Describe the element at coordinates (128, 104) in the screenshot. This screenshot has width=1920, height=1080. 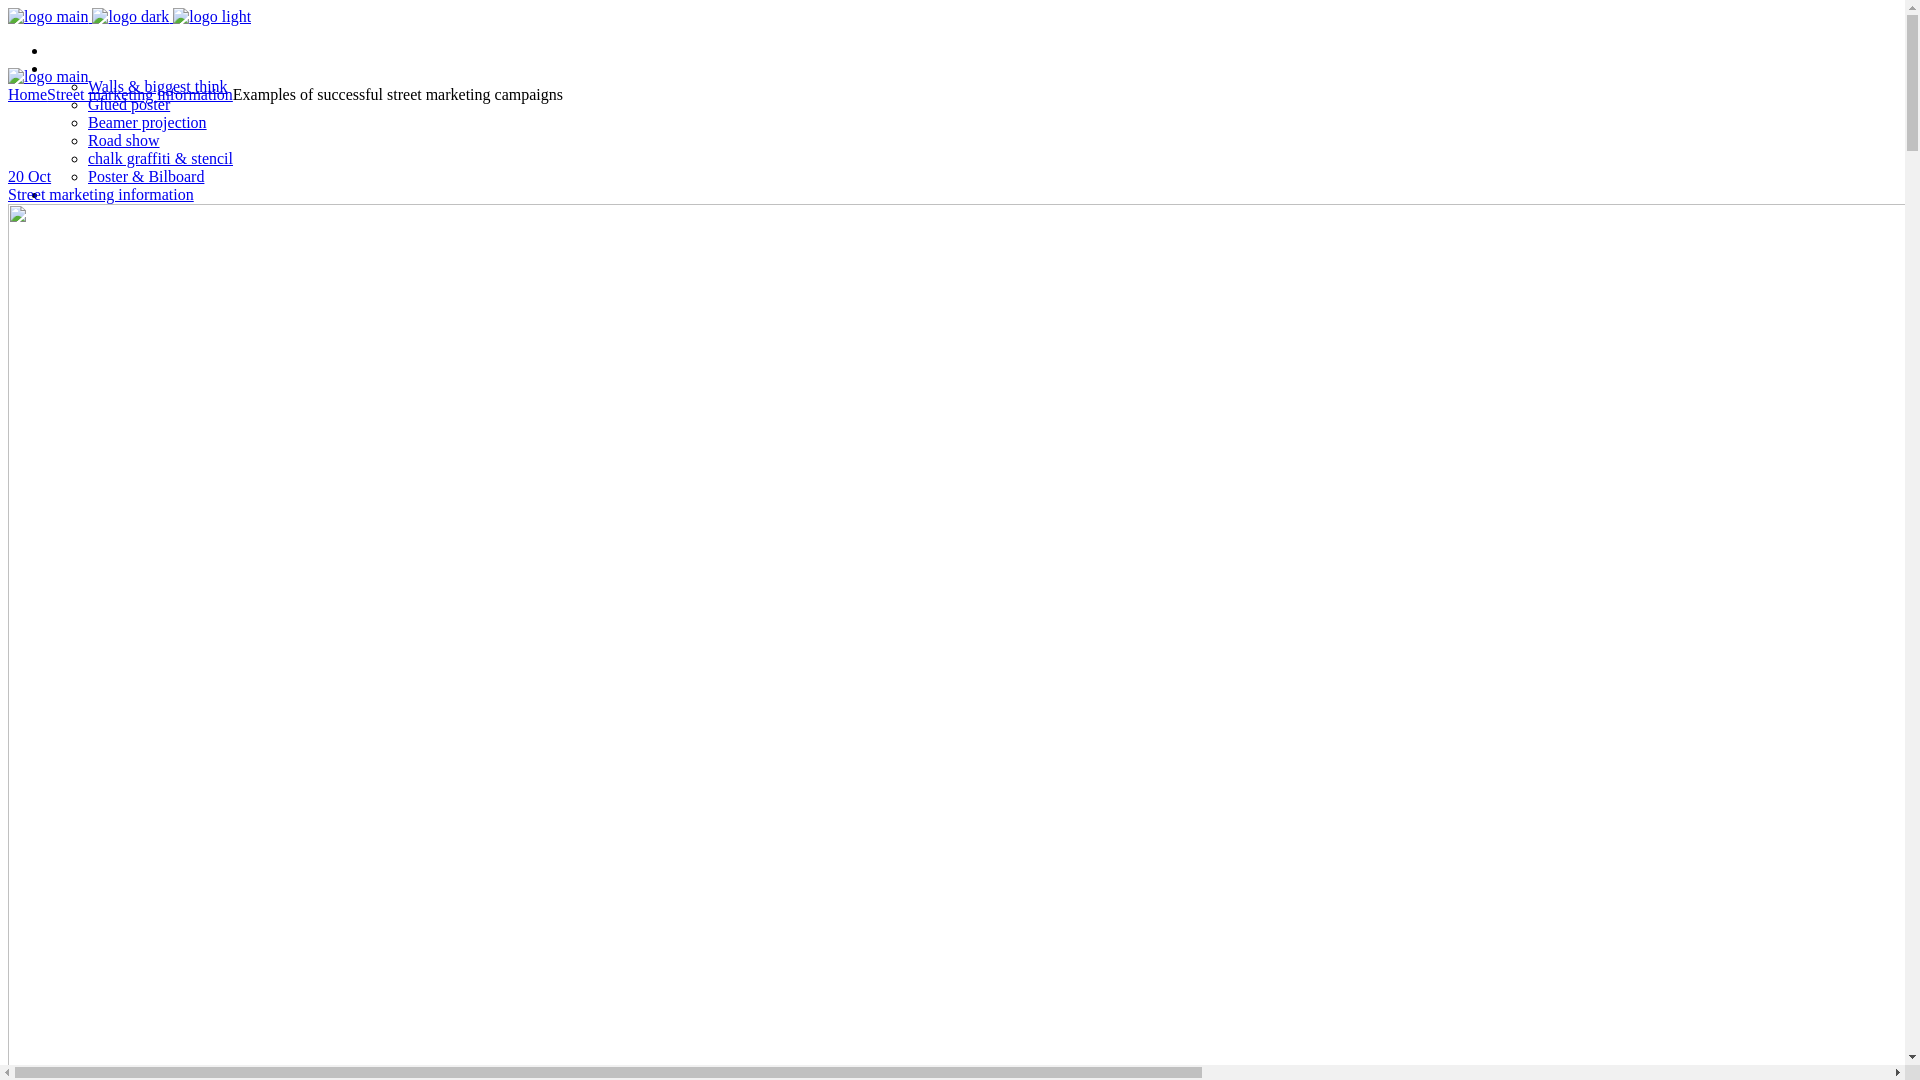
I see `'Glued poster'` at that location.